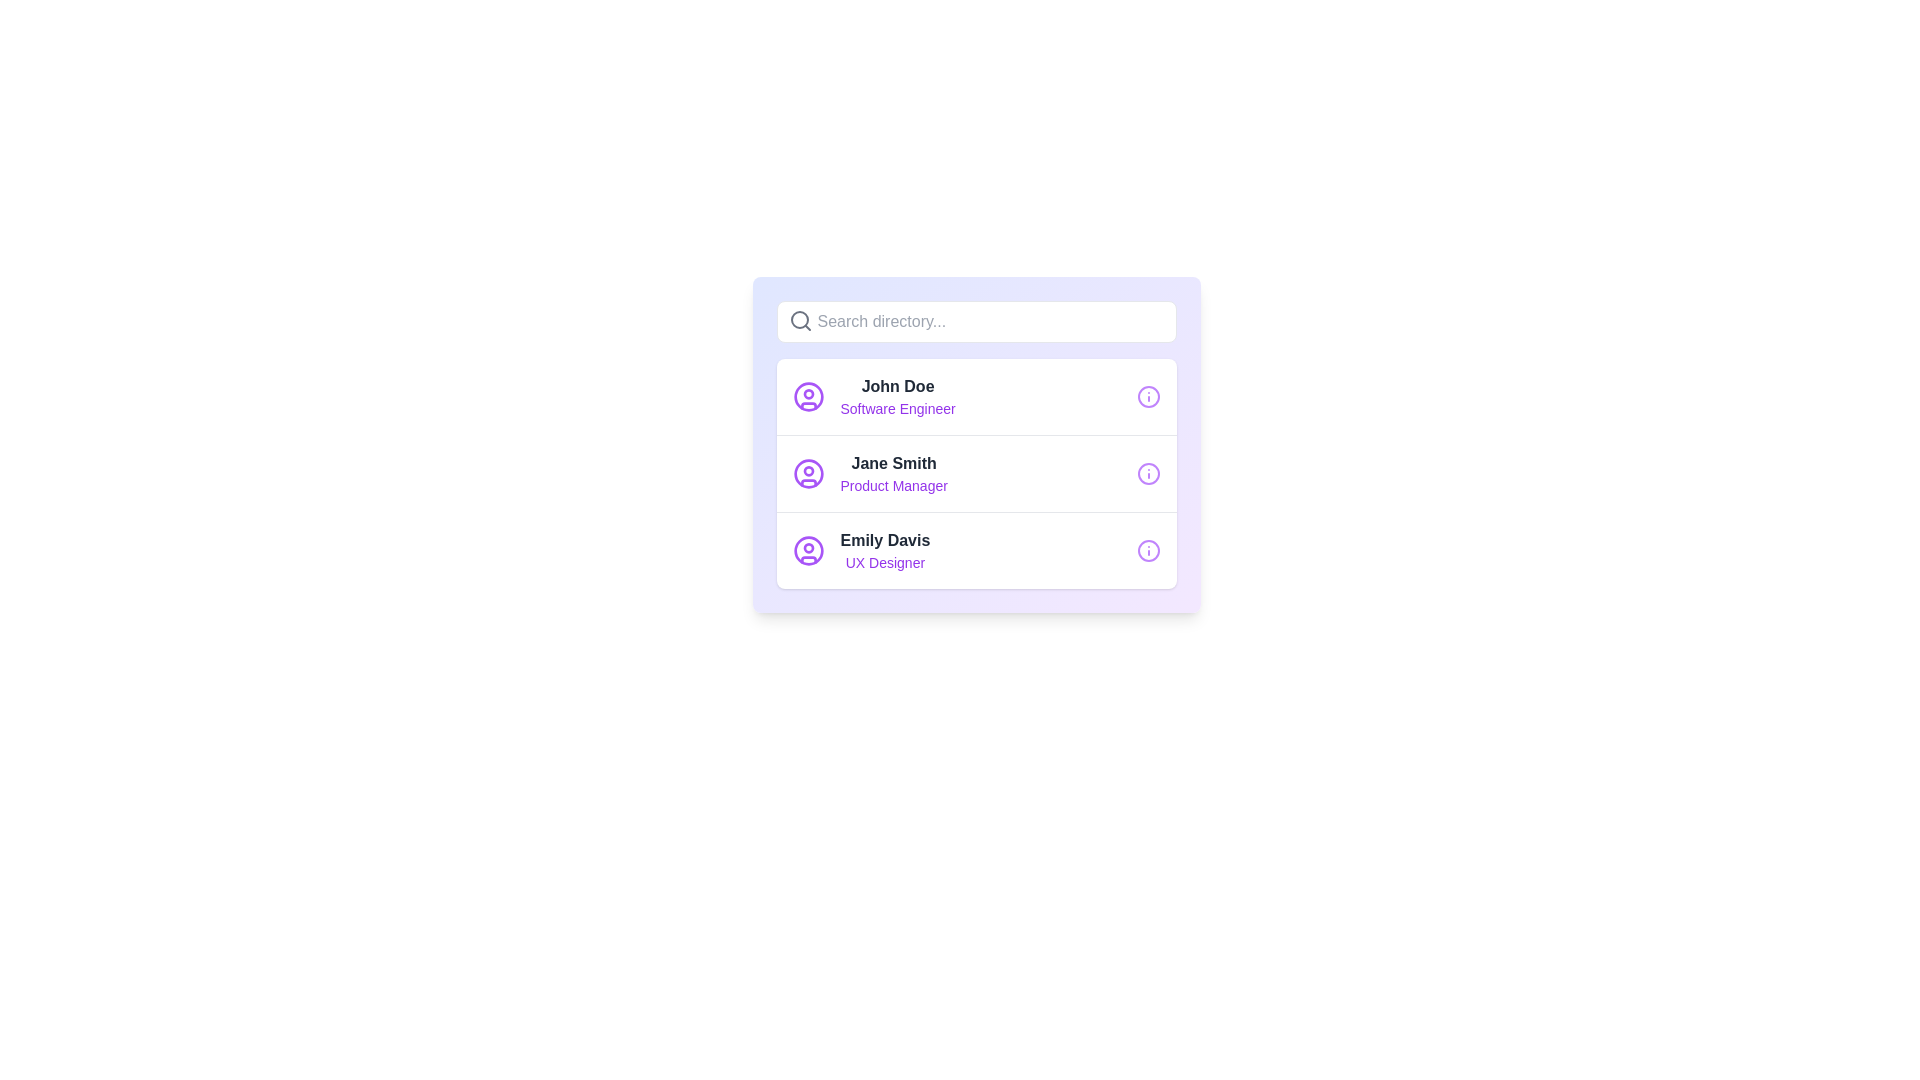 This screenshot has width=1920, height=1080. What do you see at coordinates (1148, 397) in the screenshot?
I see `the Icon Button located to the far right of the row, adjacent to the text 'Software Engineer', aligned with 'John Doe'` at bounding box center [1148, 397].